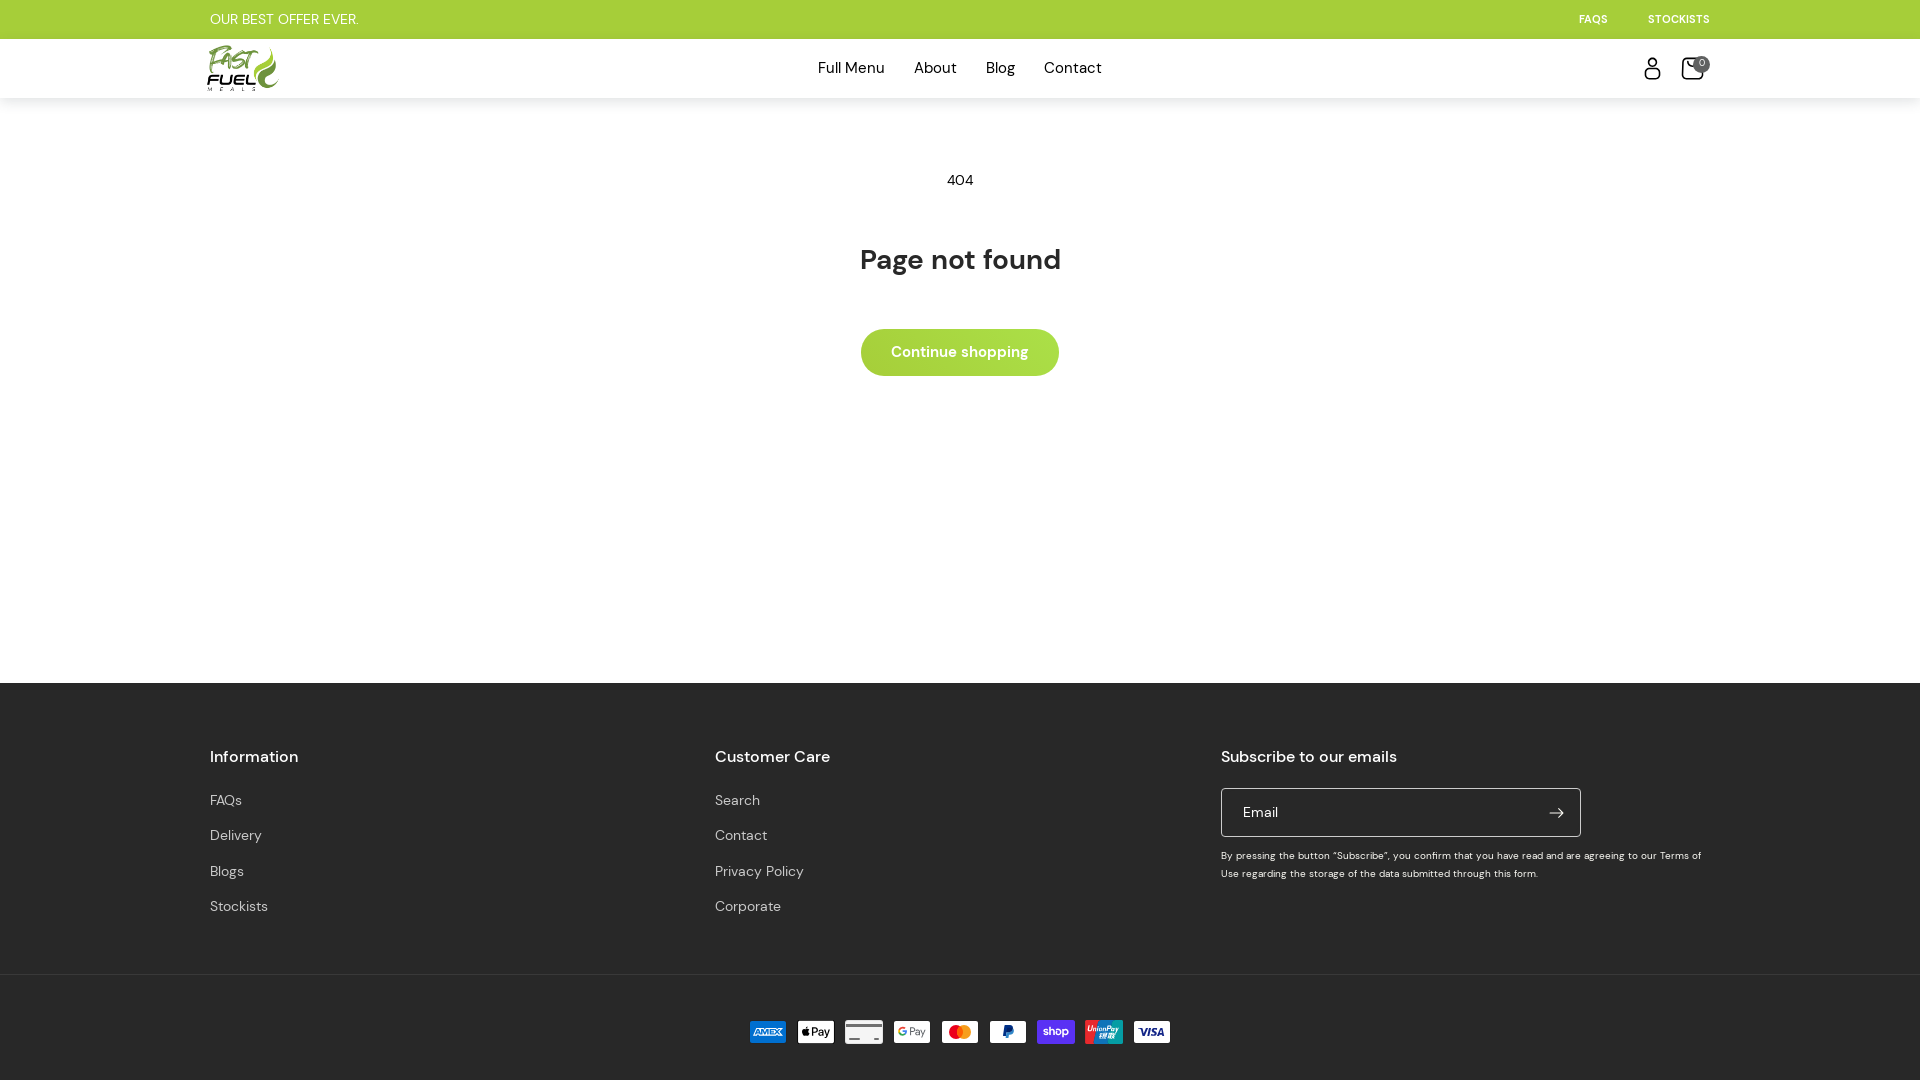 This screenshot has height=1080, width=1920. I want to click on 'STOCKISTS', so click(1679, 19).